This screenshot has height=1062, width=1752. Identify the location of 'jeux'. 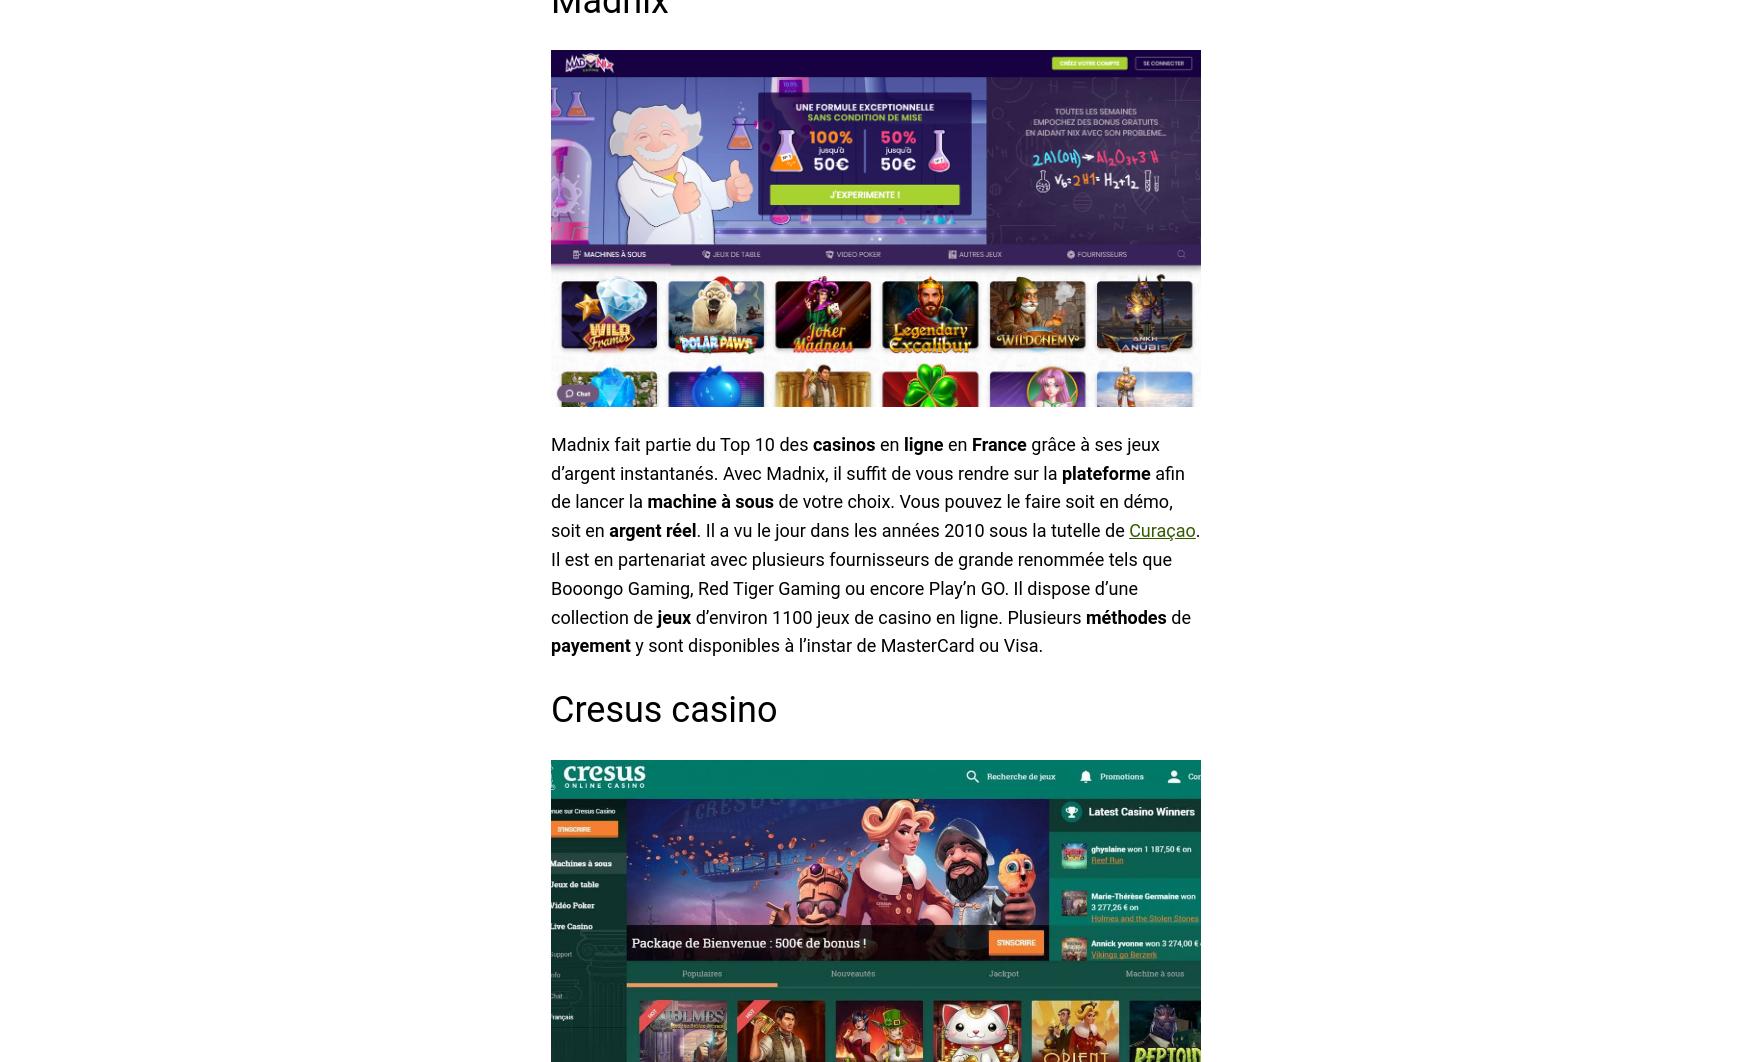
(657, 616).